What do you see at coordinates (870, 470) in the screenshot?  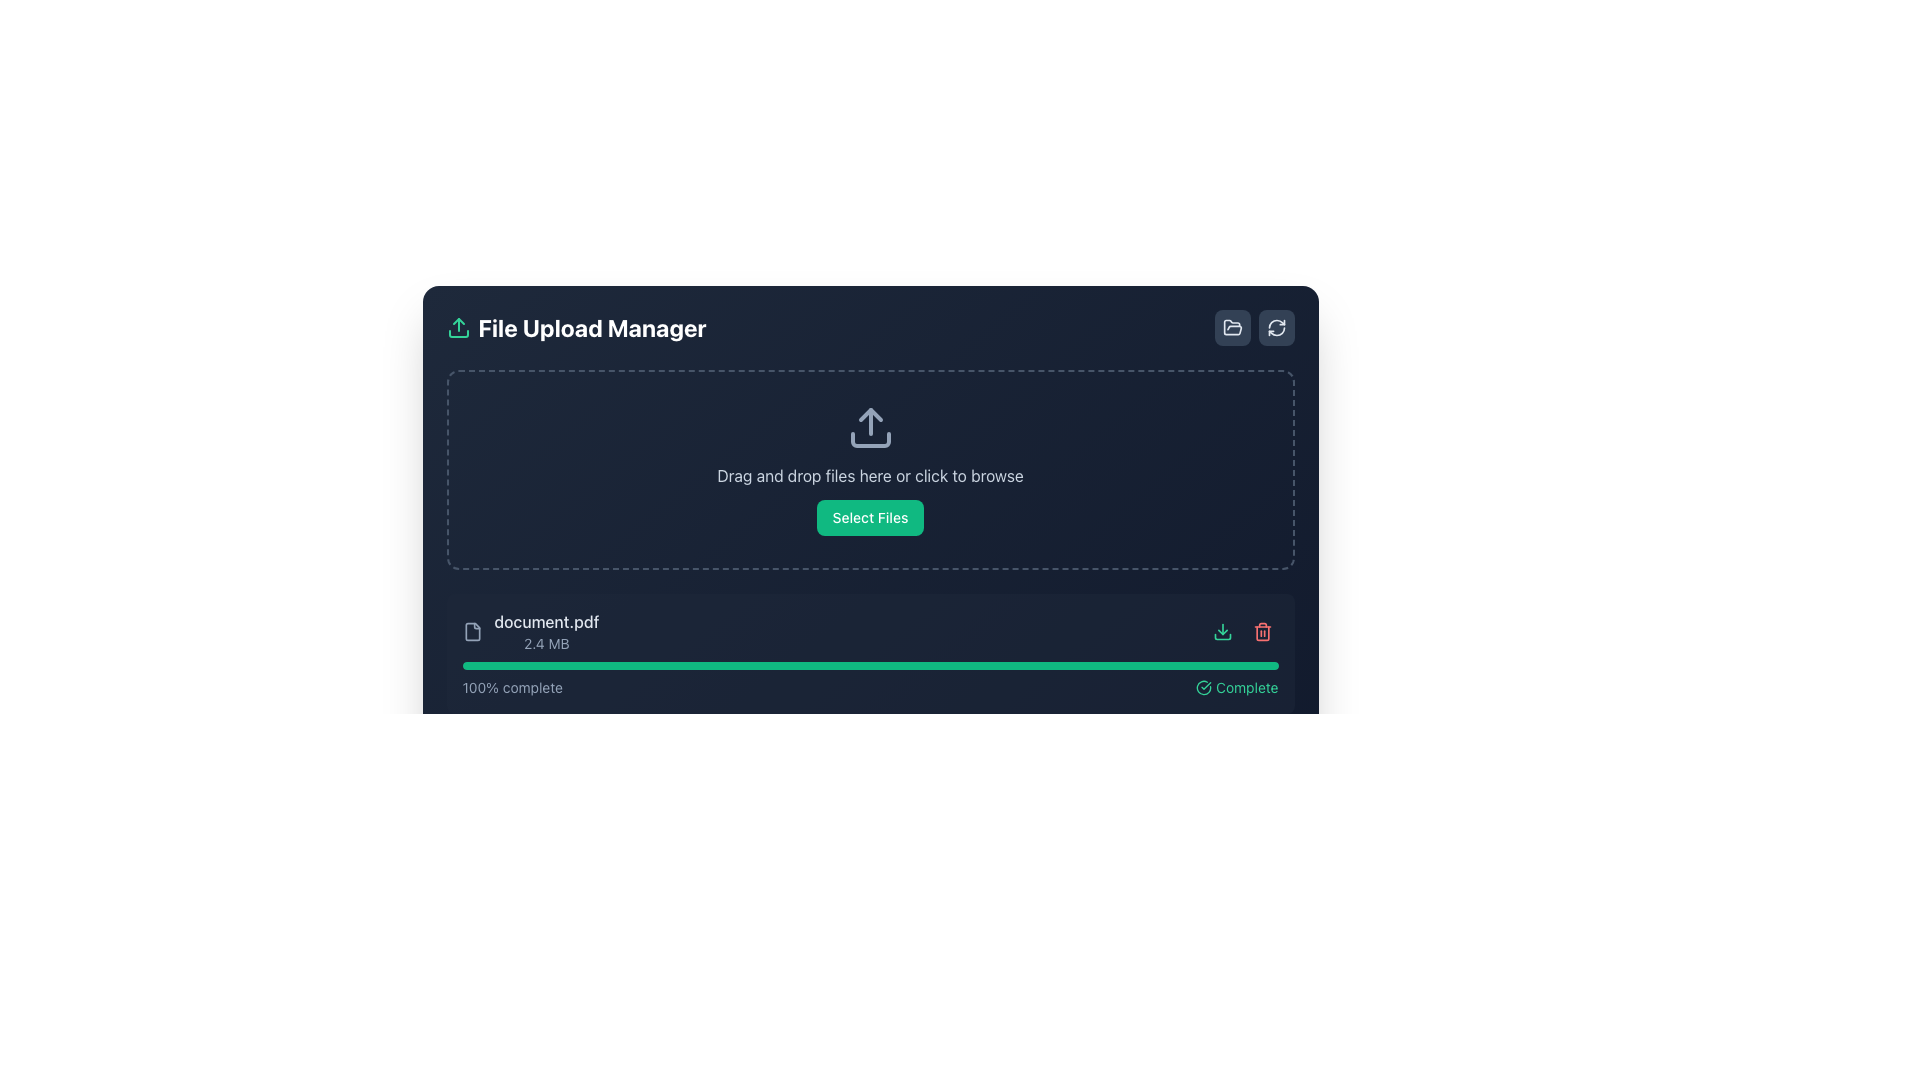 I see `the Interactive file upload area, which features a centered upload icon, a text prompt stating 'Drag and drop files here or click to browse', and a green 'Select Files' button below the prompt` at bounding box center [870, 470].